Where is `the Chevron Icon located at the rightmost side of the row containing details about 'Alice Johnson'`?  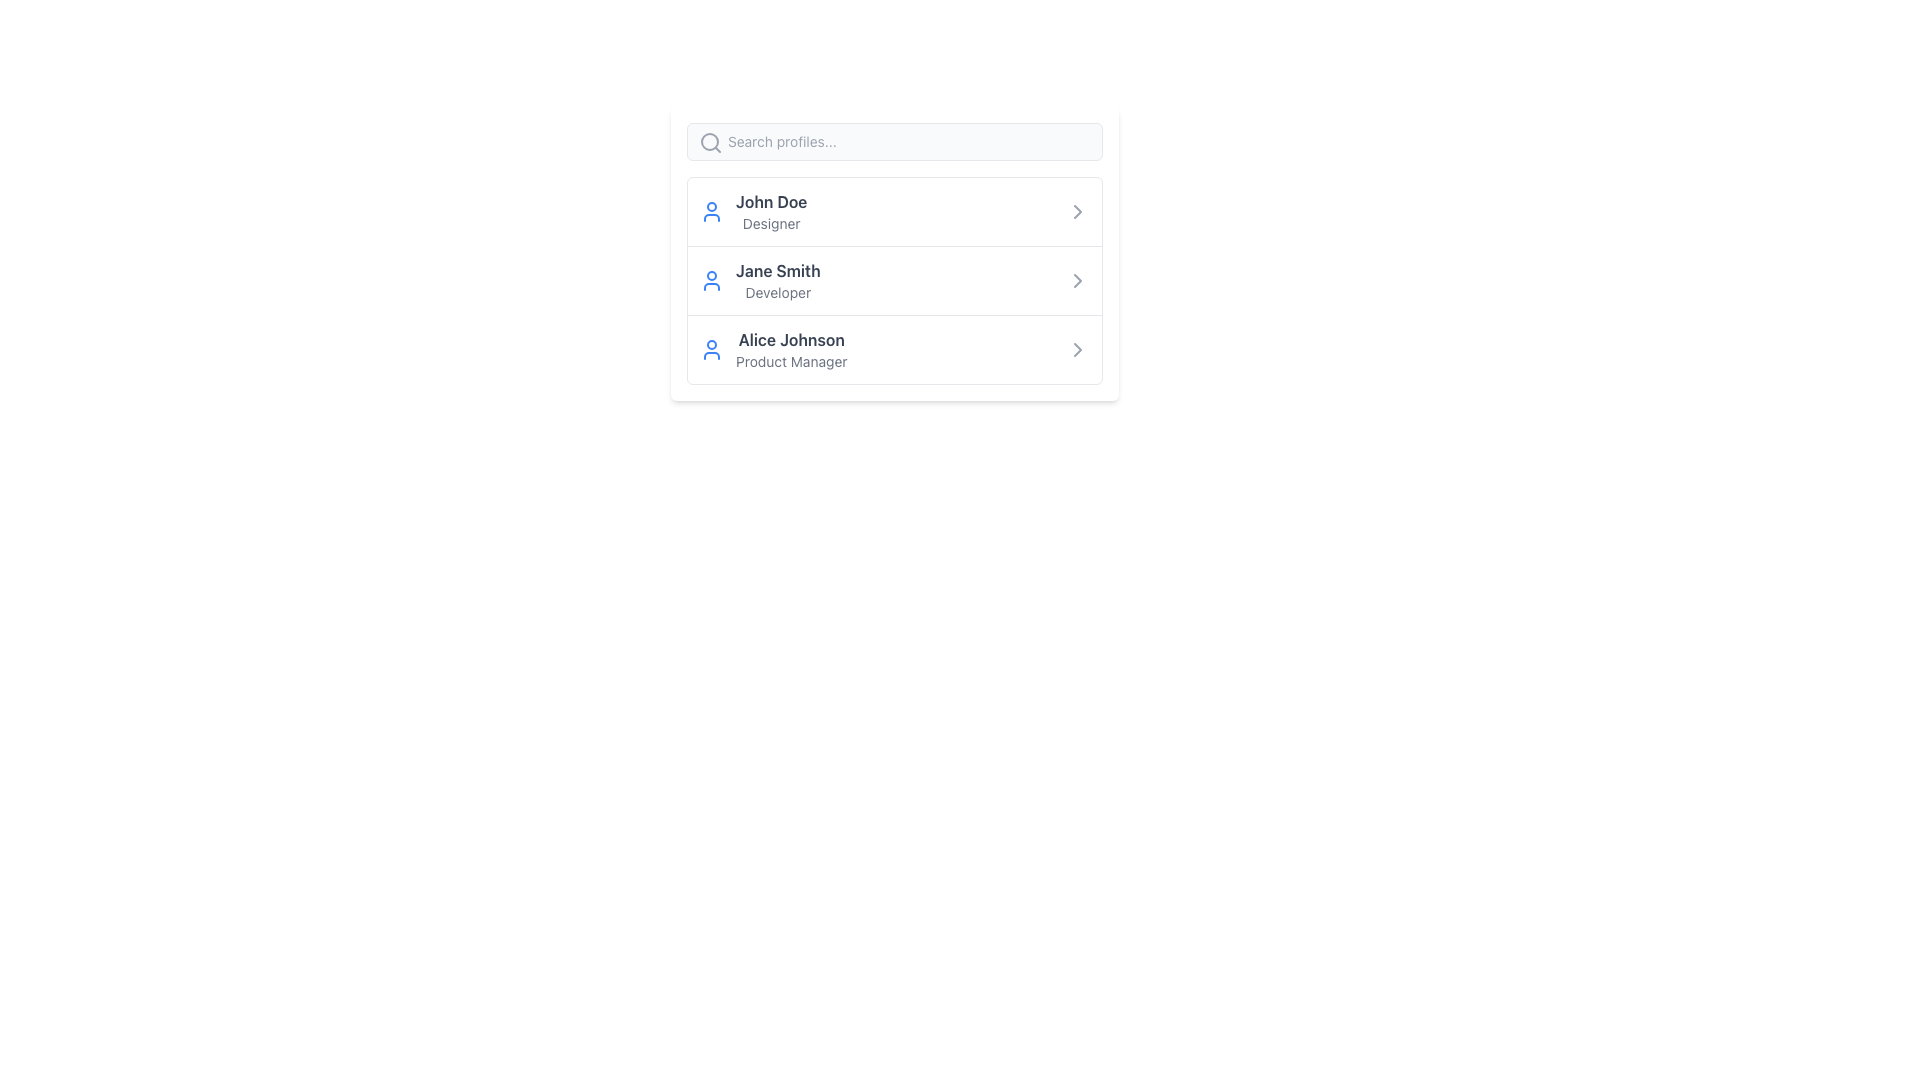 the Chevron Icon located at the rightmost side of the row containing details about 'Alice Johnson' is located at coordinates (1077, 349).